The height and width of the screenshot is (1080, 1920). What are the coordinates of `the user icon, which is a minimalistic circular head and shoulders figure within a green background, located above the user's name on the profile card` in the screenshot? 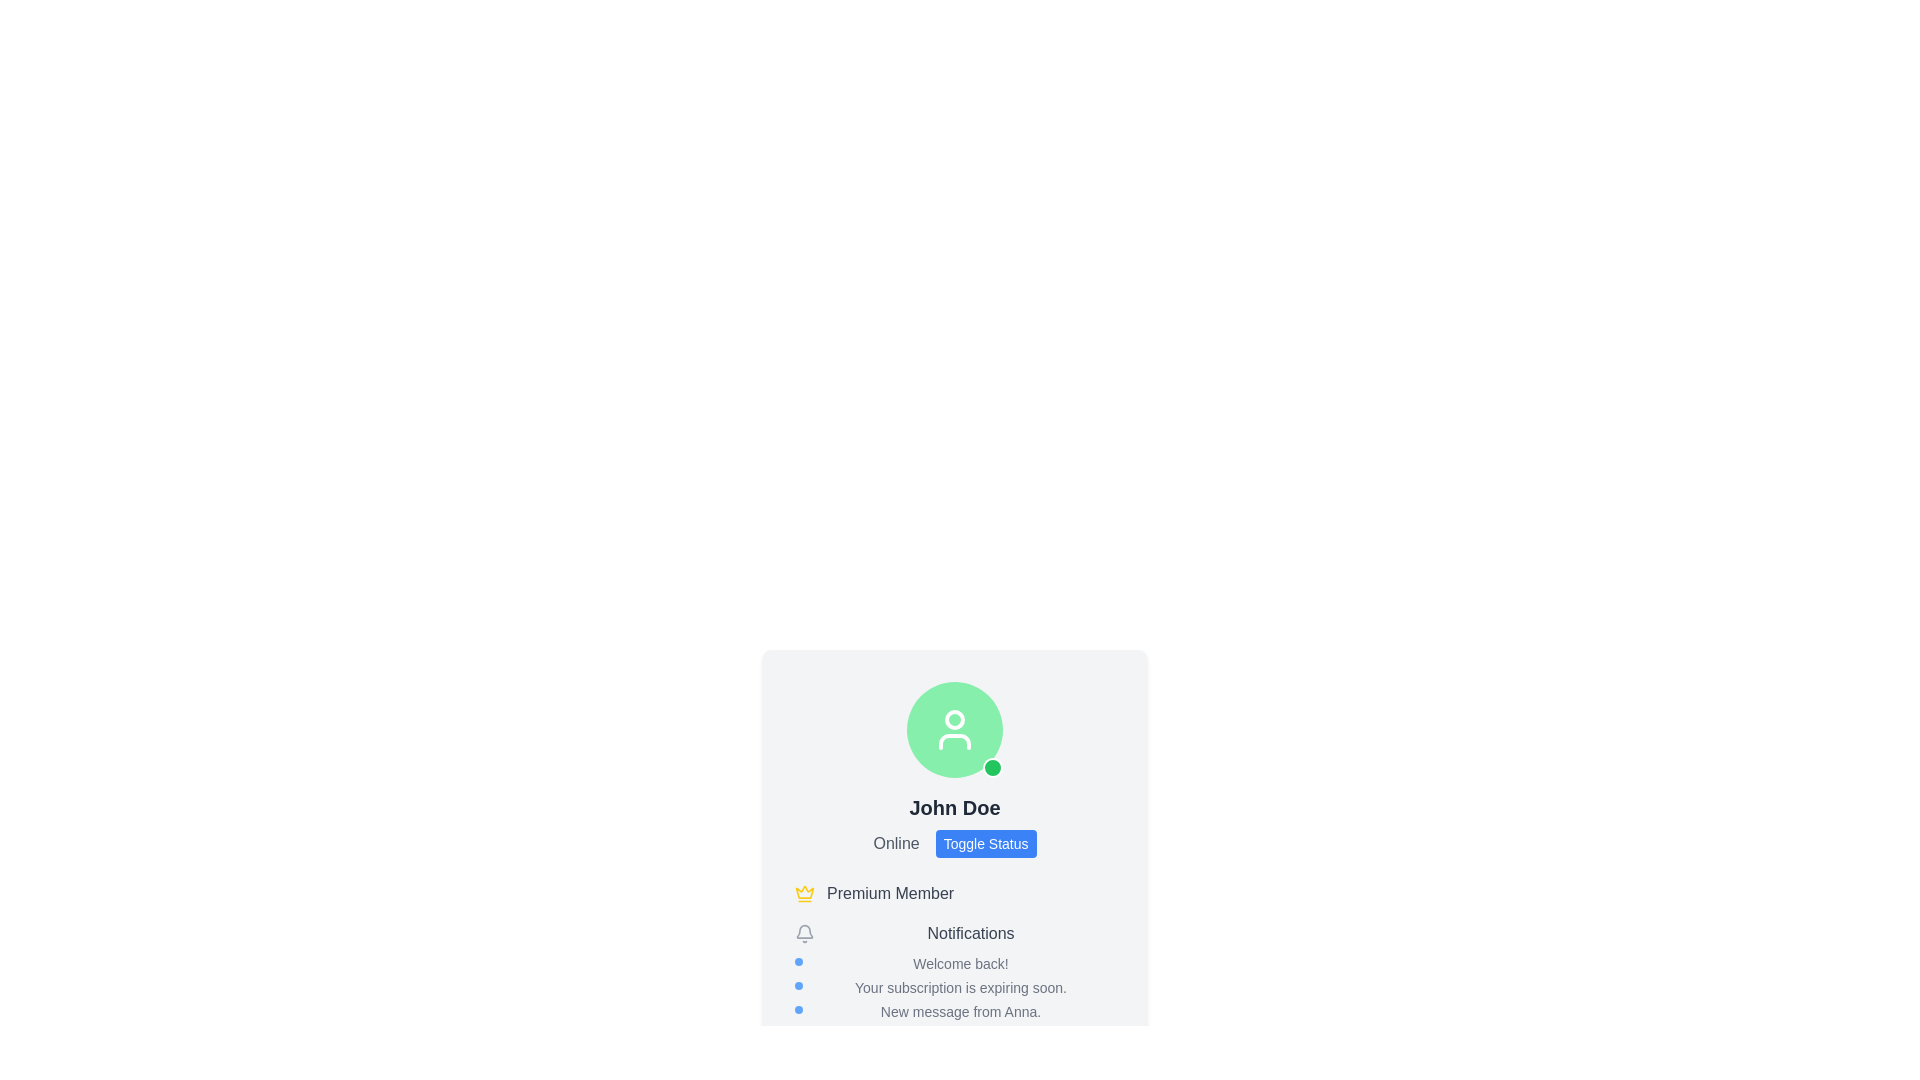 It's located at (954, 729).